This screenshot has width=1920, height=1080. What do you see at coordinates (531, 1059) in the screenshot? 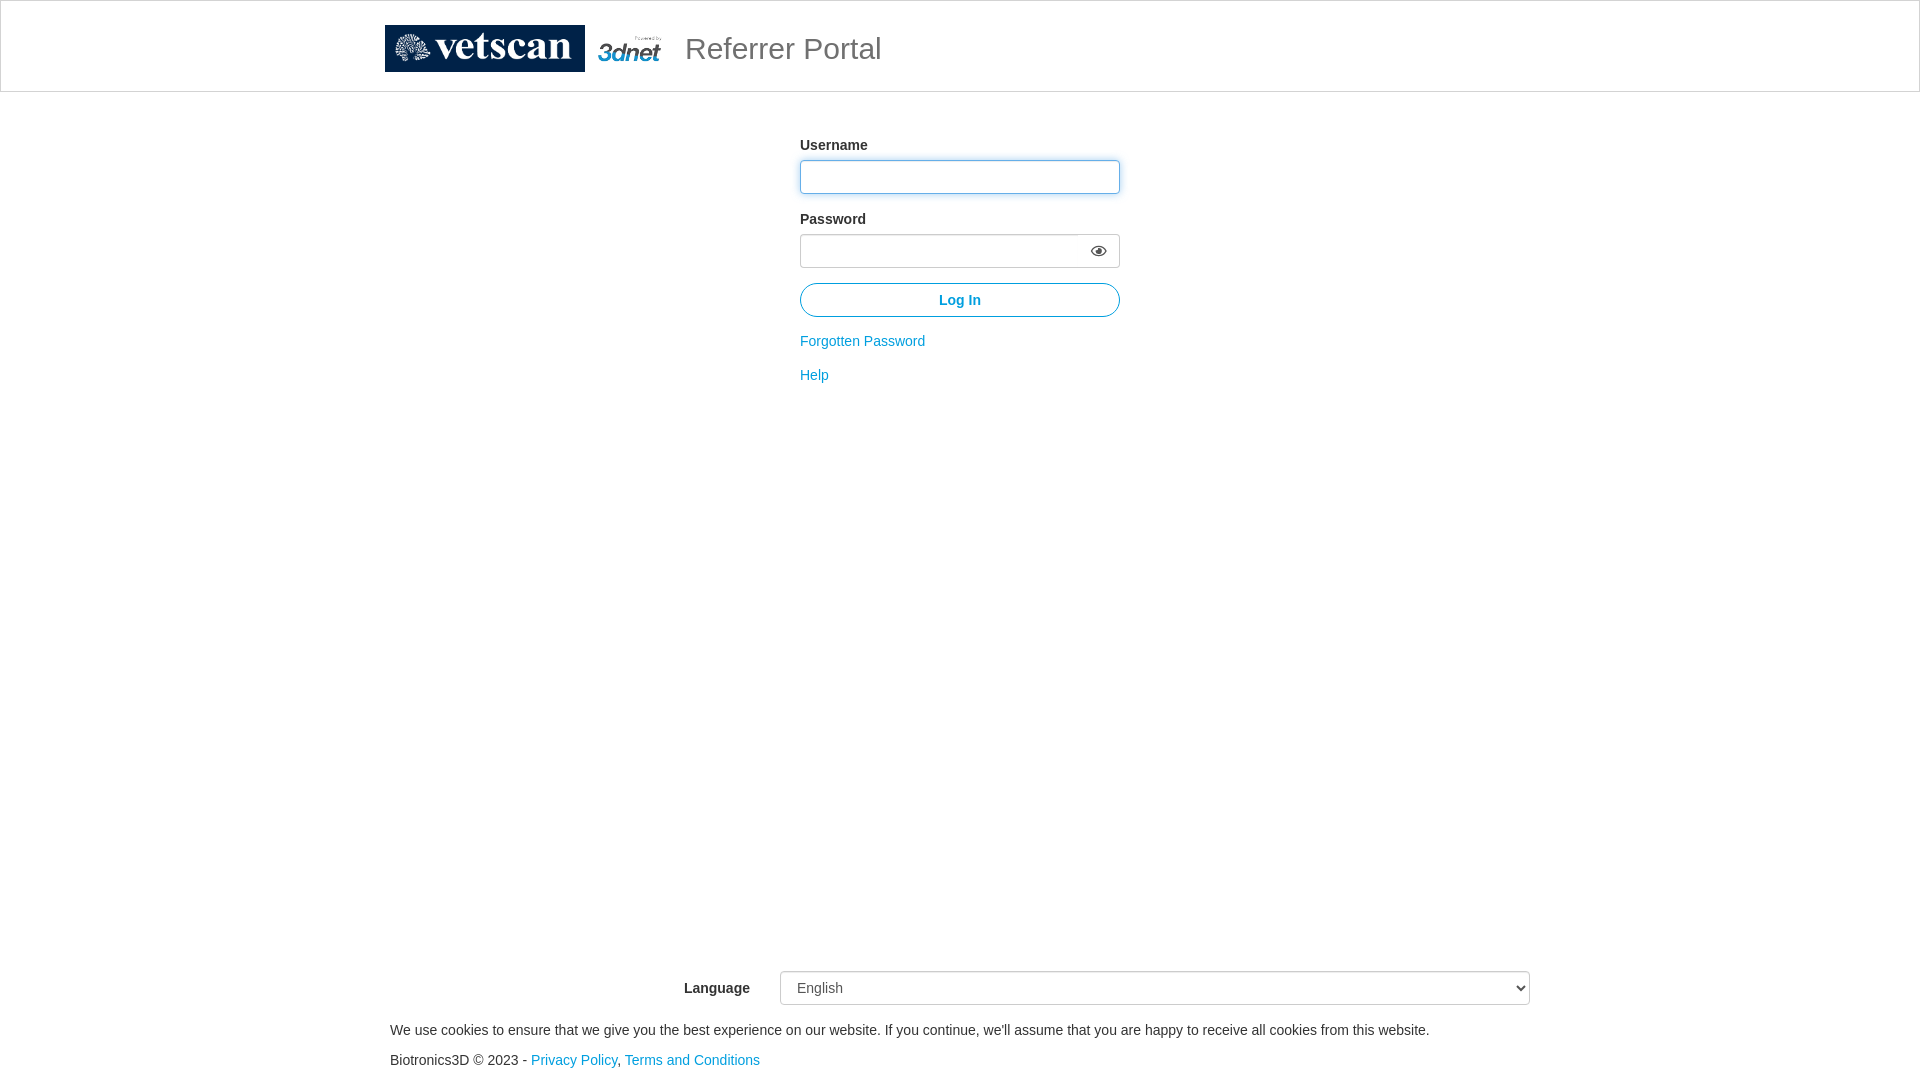
I see `'Privacy Policy'` at bounding box center [531, 1059].